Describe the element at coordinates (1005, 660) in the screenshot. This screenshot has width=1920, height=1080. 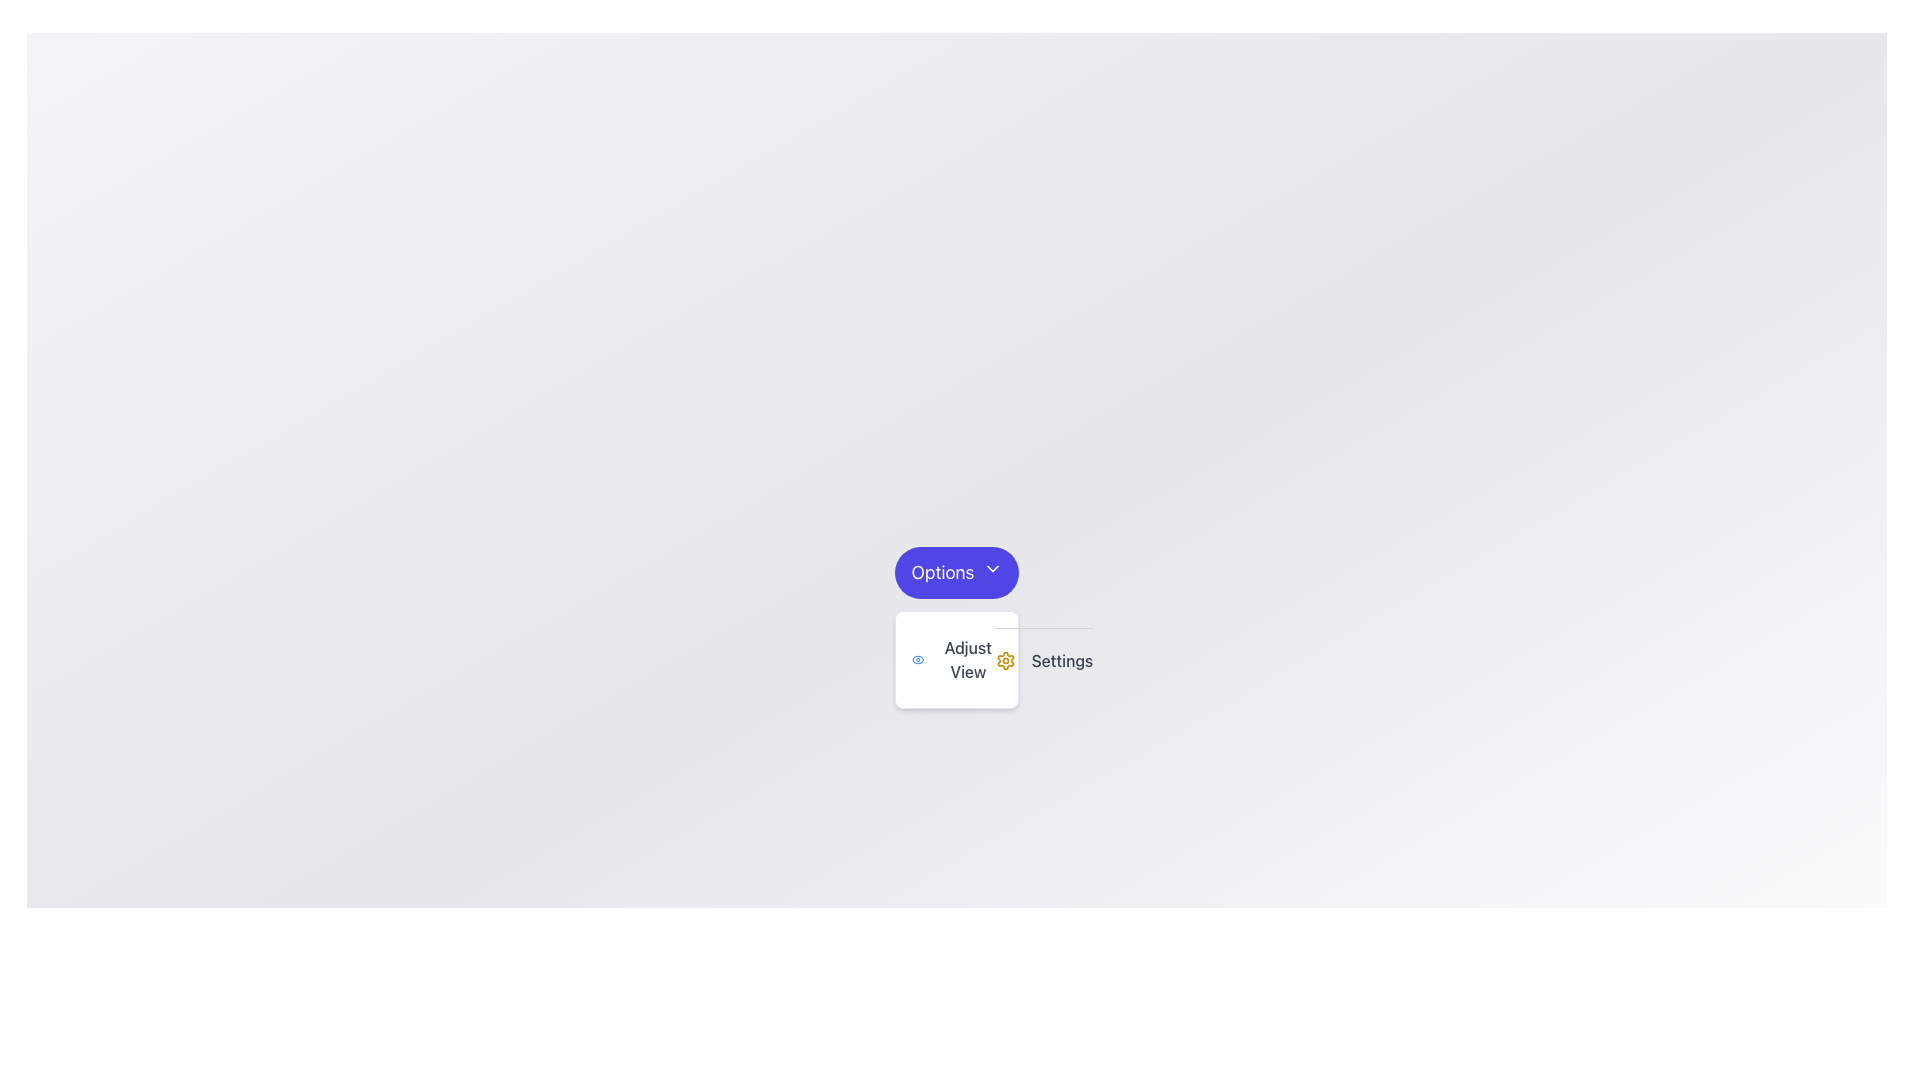
I see `the gear-shaped icon styled in yellow, which is positioned just left of the 'Settings' text label within a context menu` at that location.